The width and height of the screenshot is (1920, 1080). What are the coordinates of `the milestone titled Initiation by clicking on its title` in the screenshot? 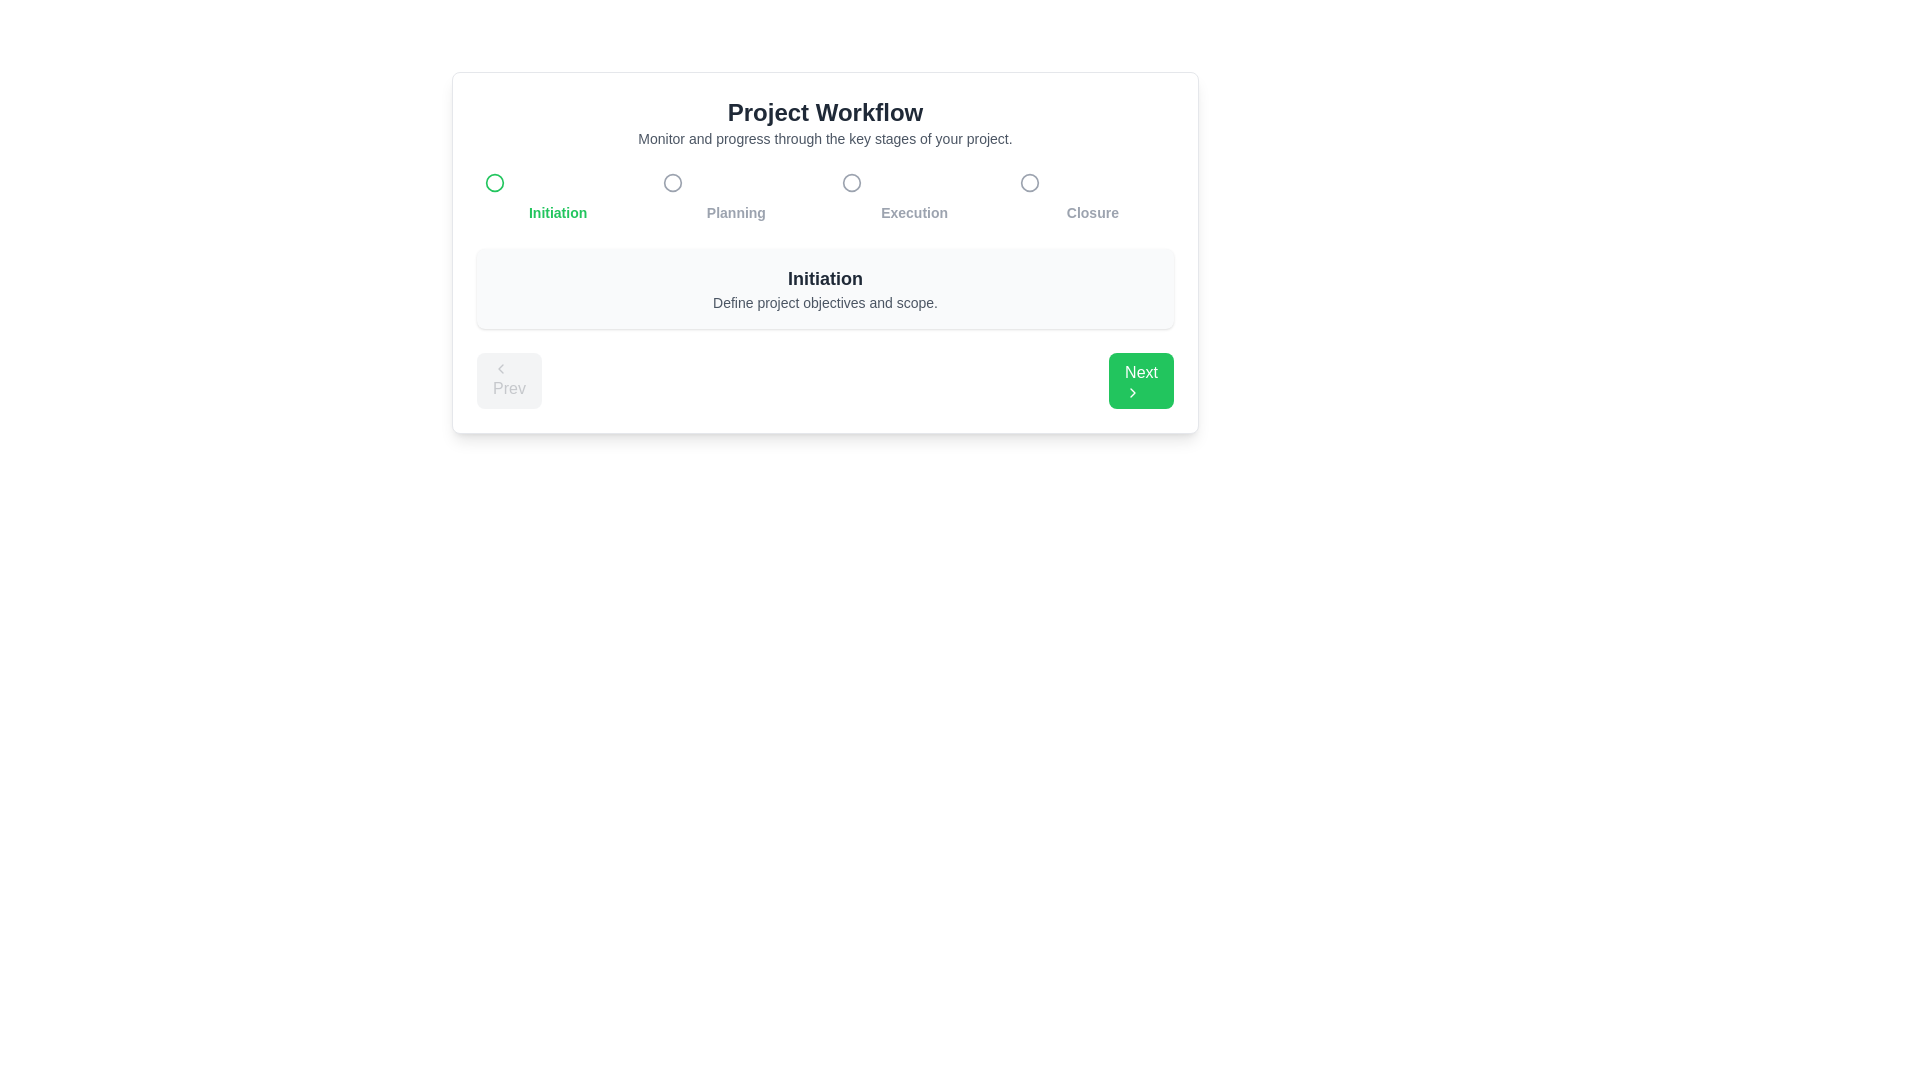 It's located at (558, 195).